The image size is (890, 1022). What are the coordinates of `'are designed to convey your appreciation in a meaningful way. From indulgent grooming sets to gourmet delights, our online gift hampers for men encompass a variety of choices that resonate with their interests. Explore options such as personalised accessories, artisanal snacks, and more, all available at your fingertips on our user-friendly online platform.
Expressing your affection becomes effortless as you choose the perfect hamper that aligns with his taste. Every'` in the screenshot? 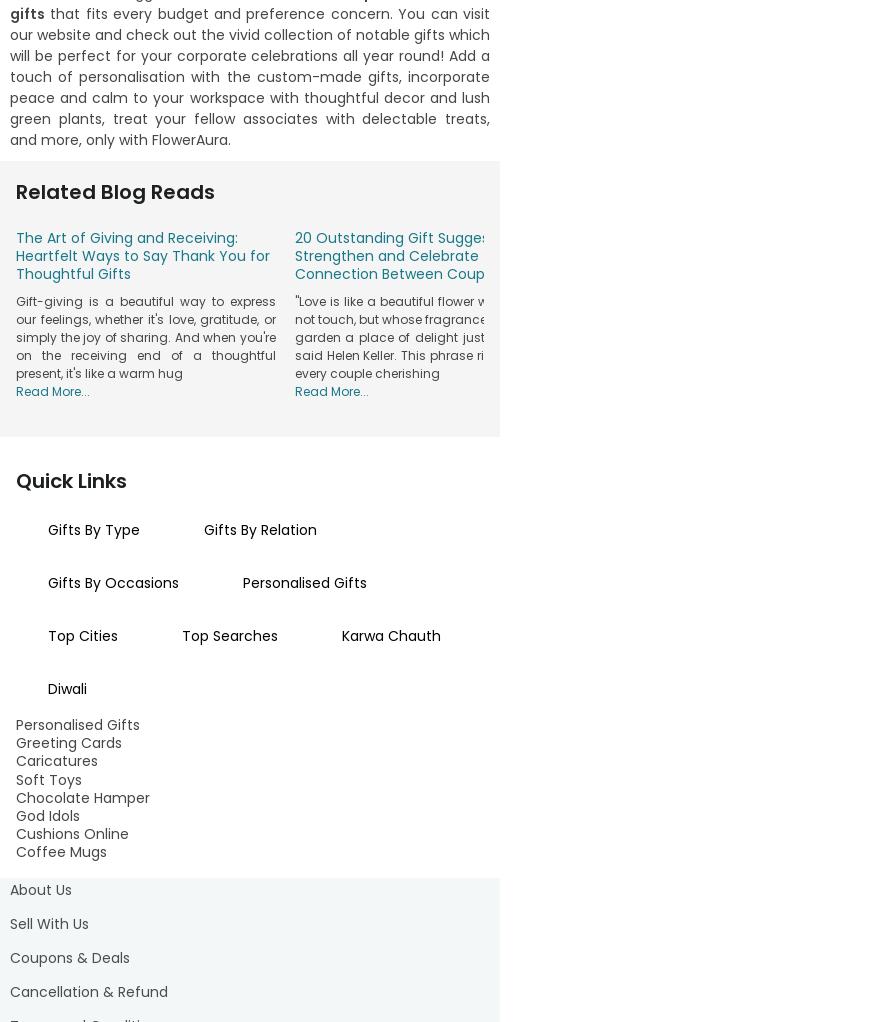 It's located at (9, 258).